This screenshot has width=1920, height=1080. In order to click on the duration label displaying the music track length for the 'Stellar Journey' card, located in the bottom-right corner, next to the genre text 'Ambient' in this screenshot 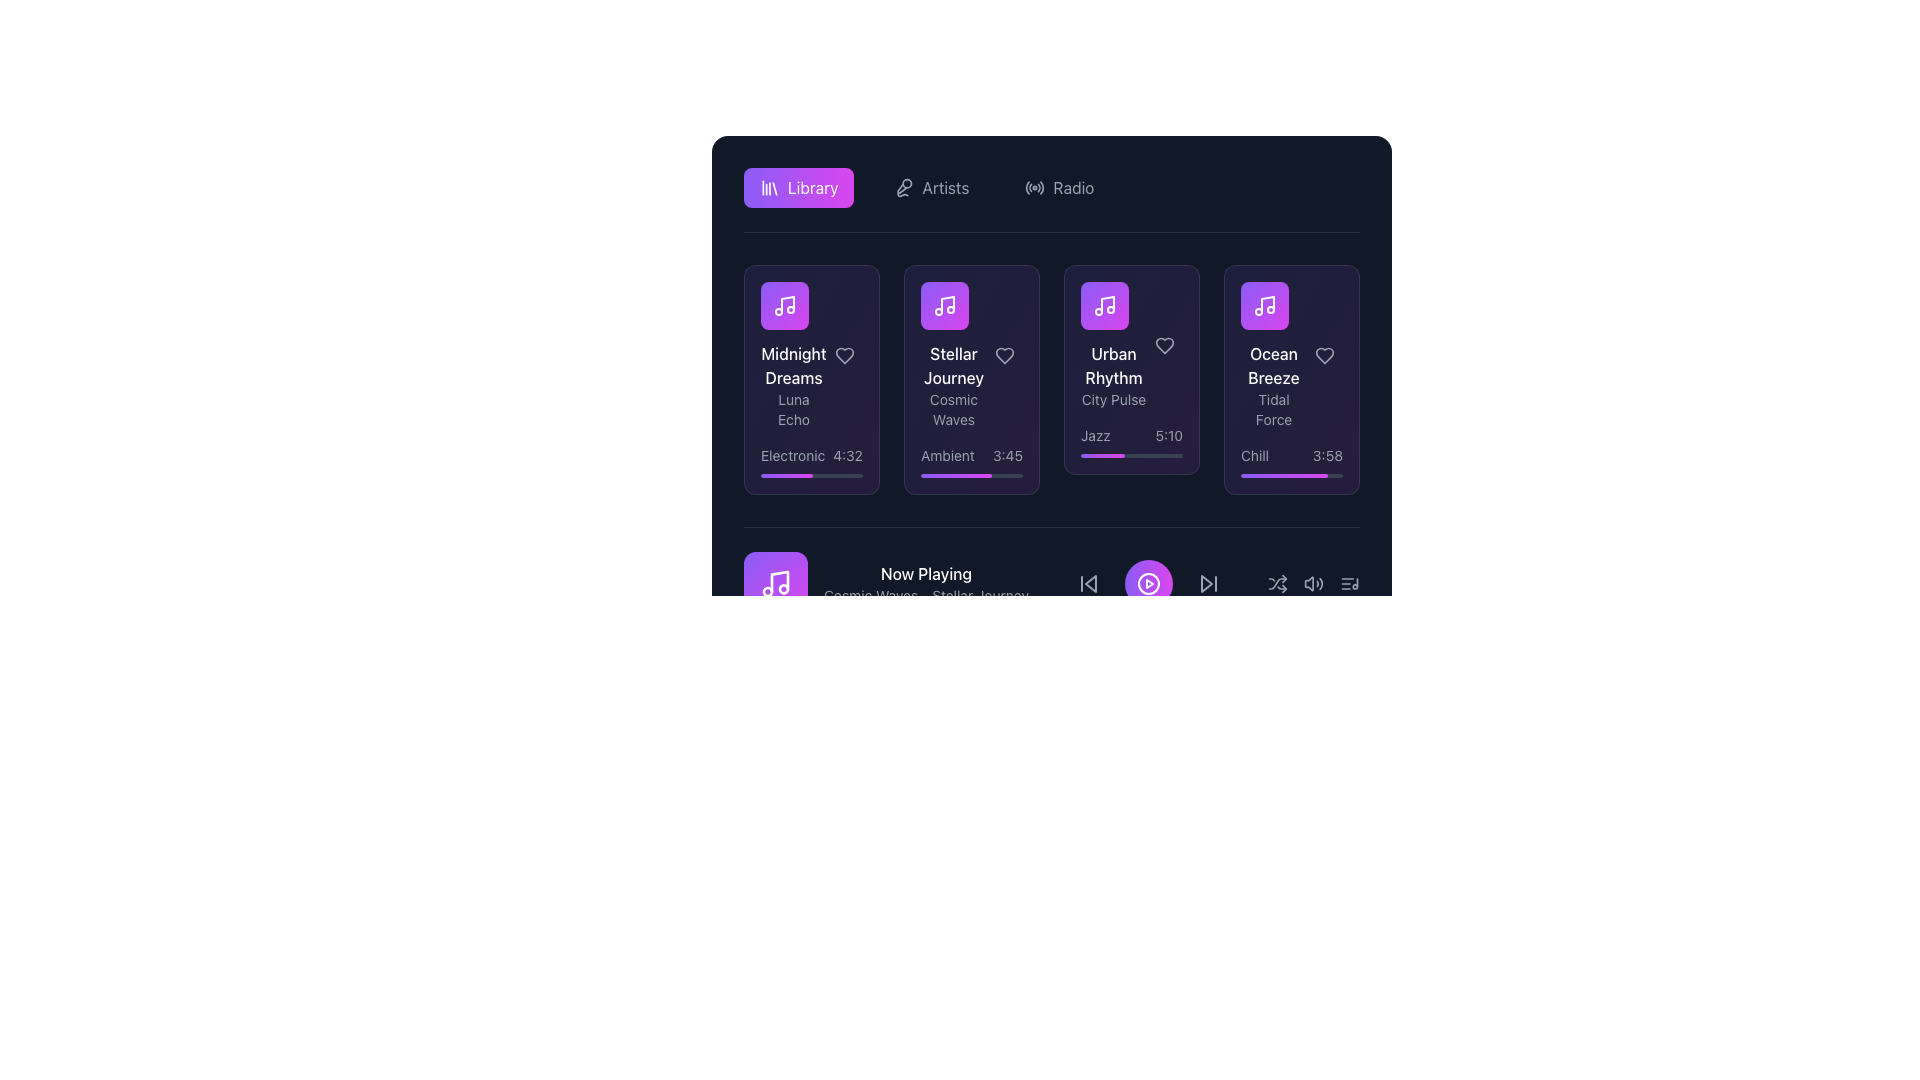, I will do `click(1008, 455)`.